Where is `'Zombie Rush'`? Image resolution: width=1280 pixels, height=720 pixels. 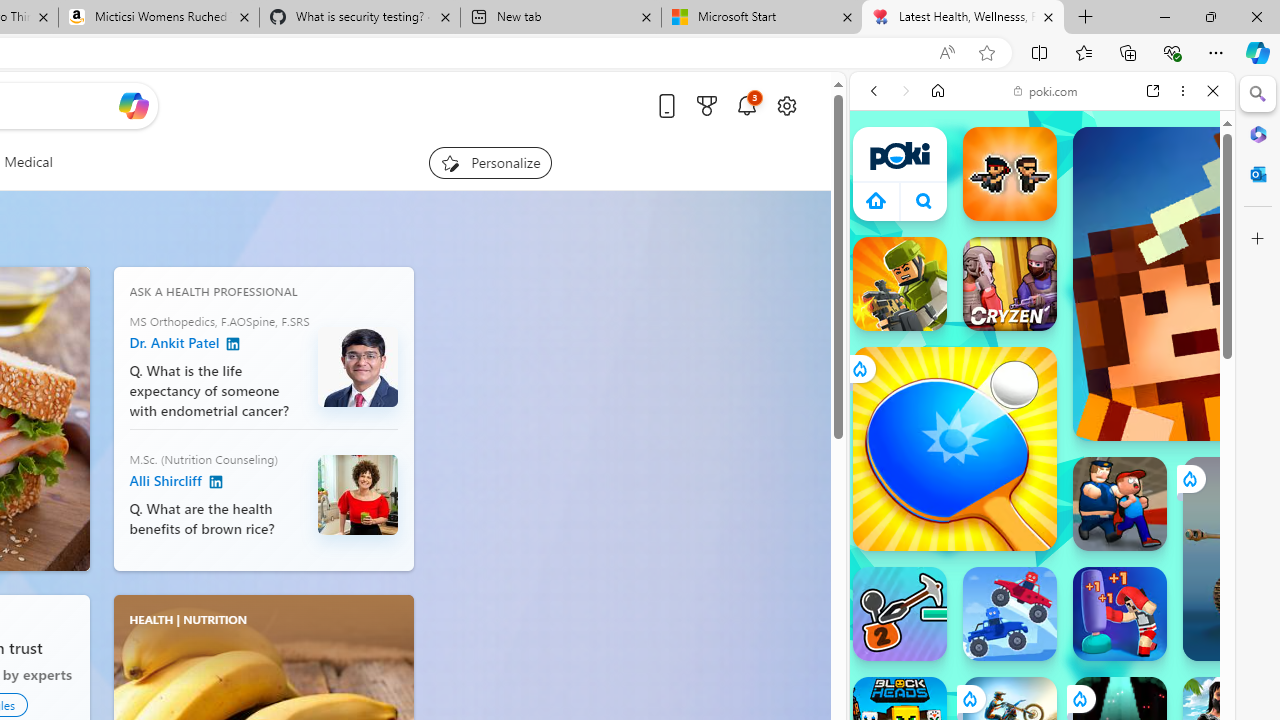 'Zombie Rush' is located at coordinates (1009, 172).